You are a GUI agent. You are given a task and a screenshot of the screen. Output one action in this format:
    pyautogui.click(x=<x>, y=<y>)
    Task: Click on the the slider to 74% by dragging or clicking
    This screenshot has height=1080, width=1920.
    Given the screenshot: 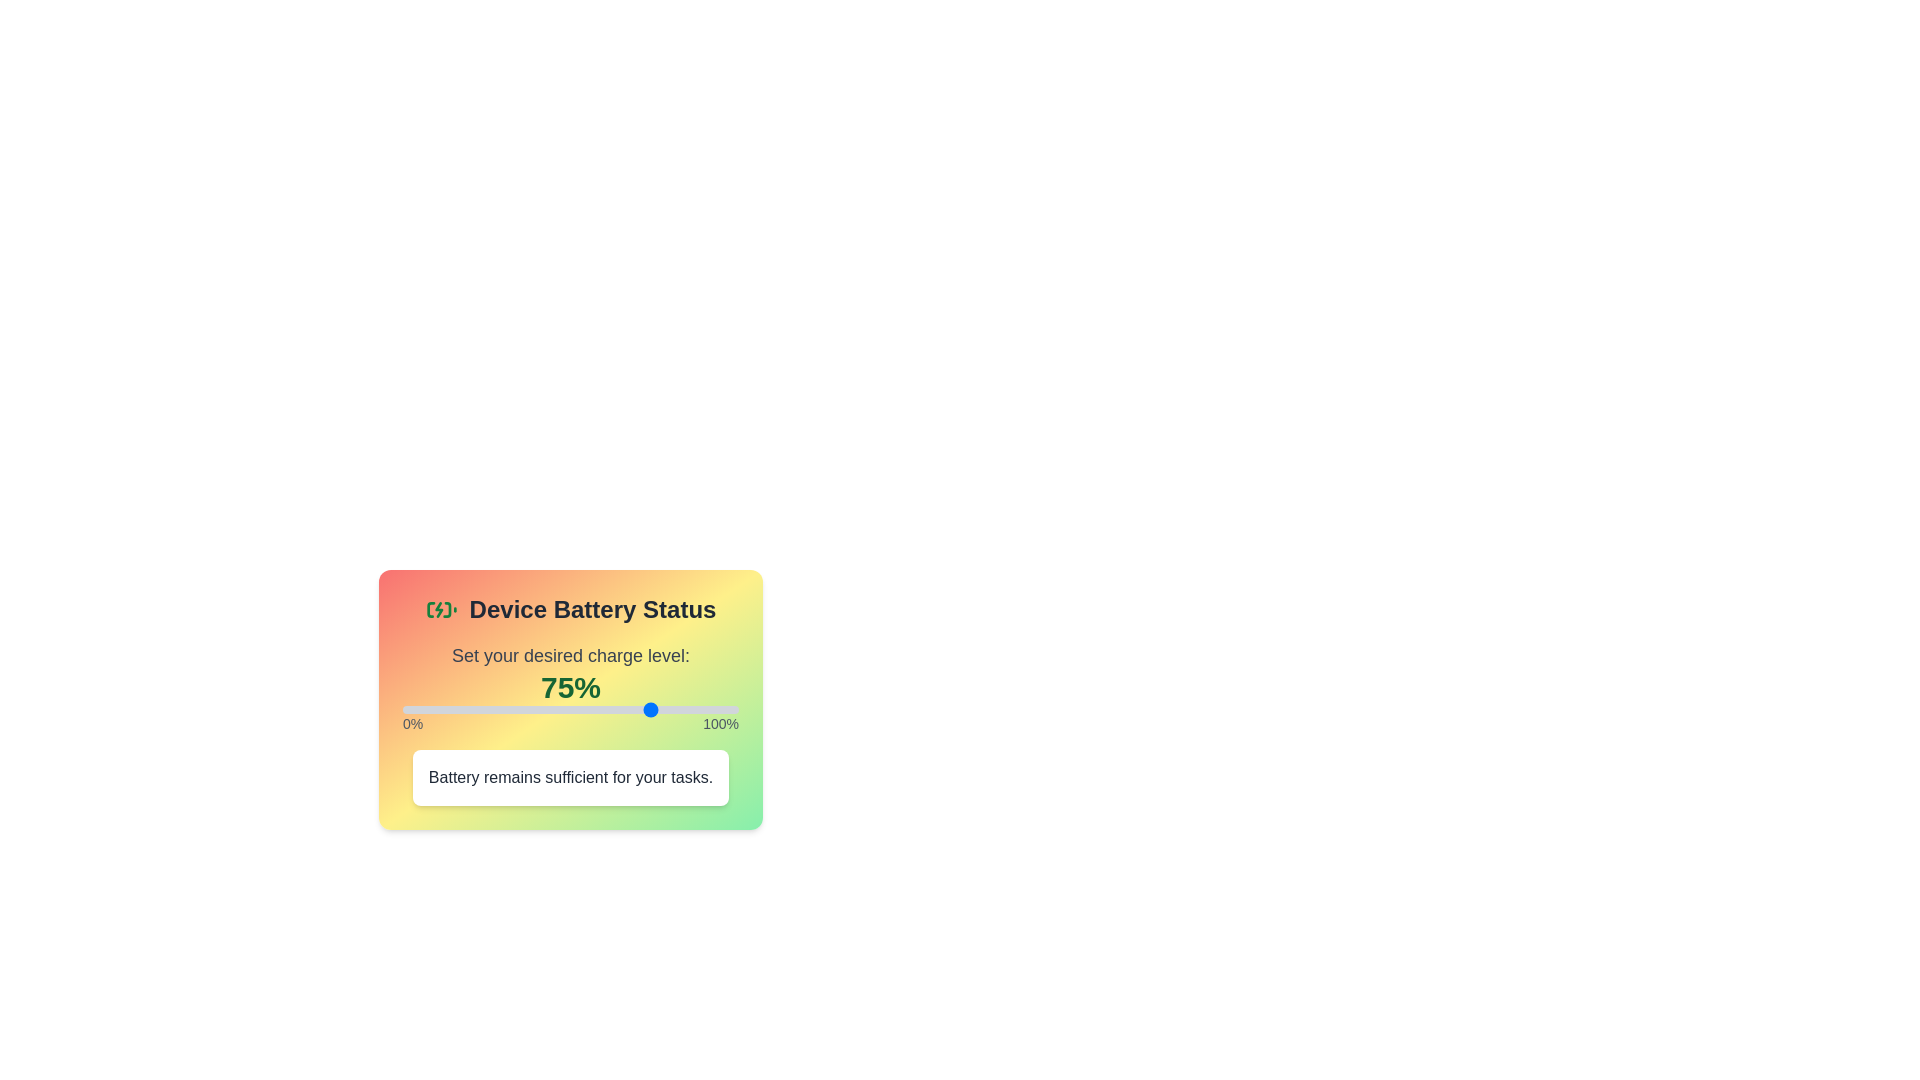 What is the action you would take?
    pyautogui.click(x=651, y=708)
    